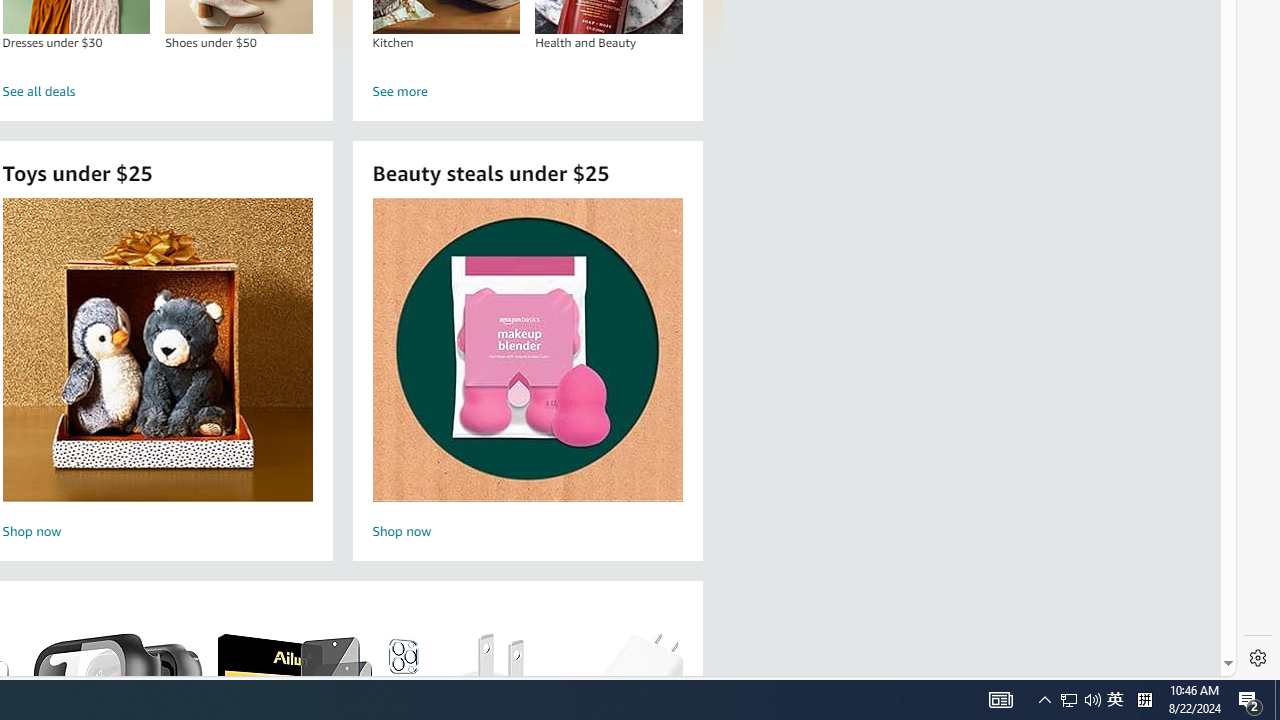 The width and height of the screenshot is (1280, 720). Describe the element at coordinates (1044, 698) in the screenshot. I see `'Python'` at that location.